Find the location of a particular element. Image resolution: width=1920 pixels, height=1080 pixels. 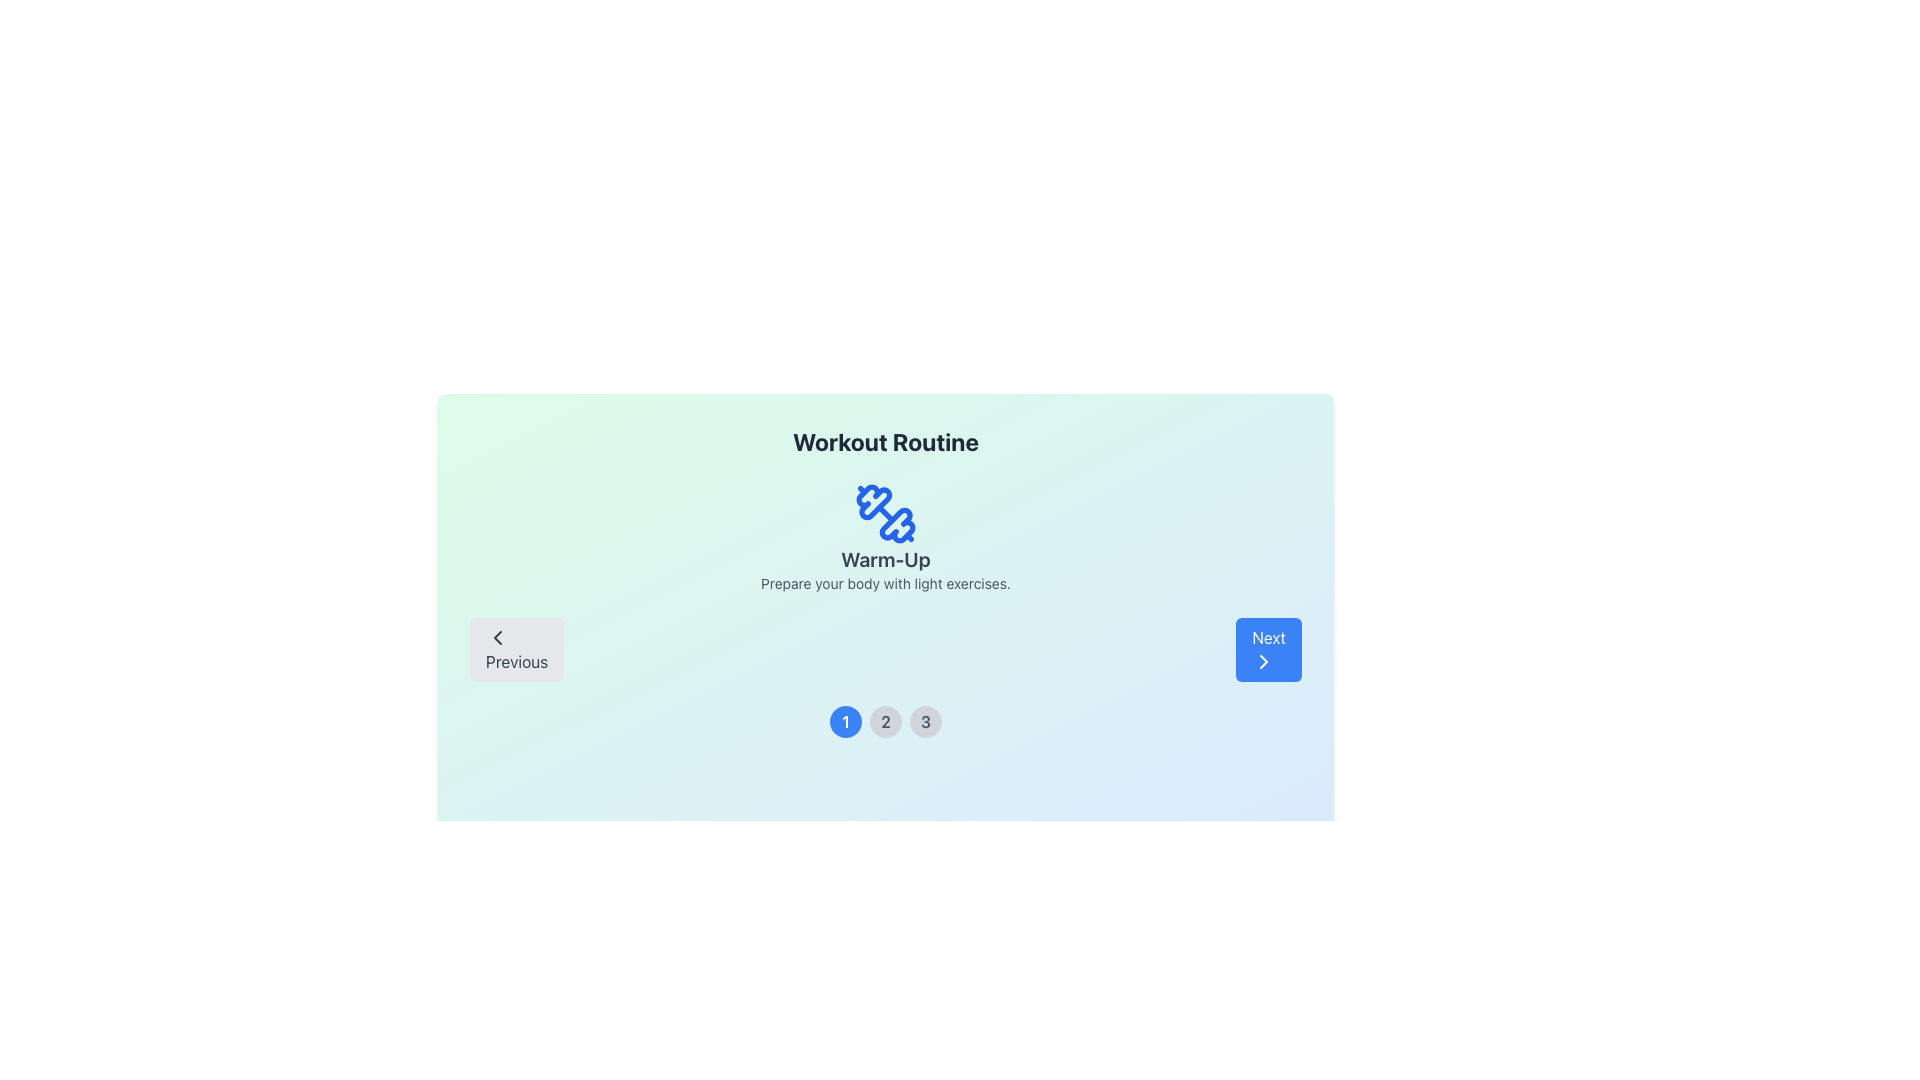

the 'Warm-Up' text label, which serves as the title for the section summarizing the associated content or actions is located at coordinates (885, 559).